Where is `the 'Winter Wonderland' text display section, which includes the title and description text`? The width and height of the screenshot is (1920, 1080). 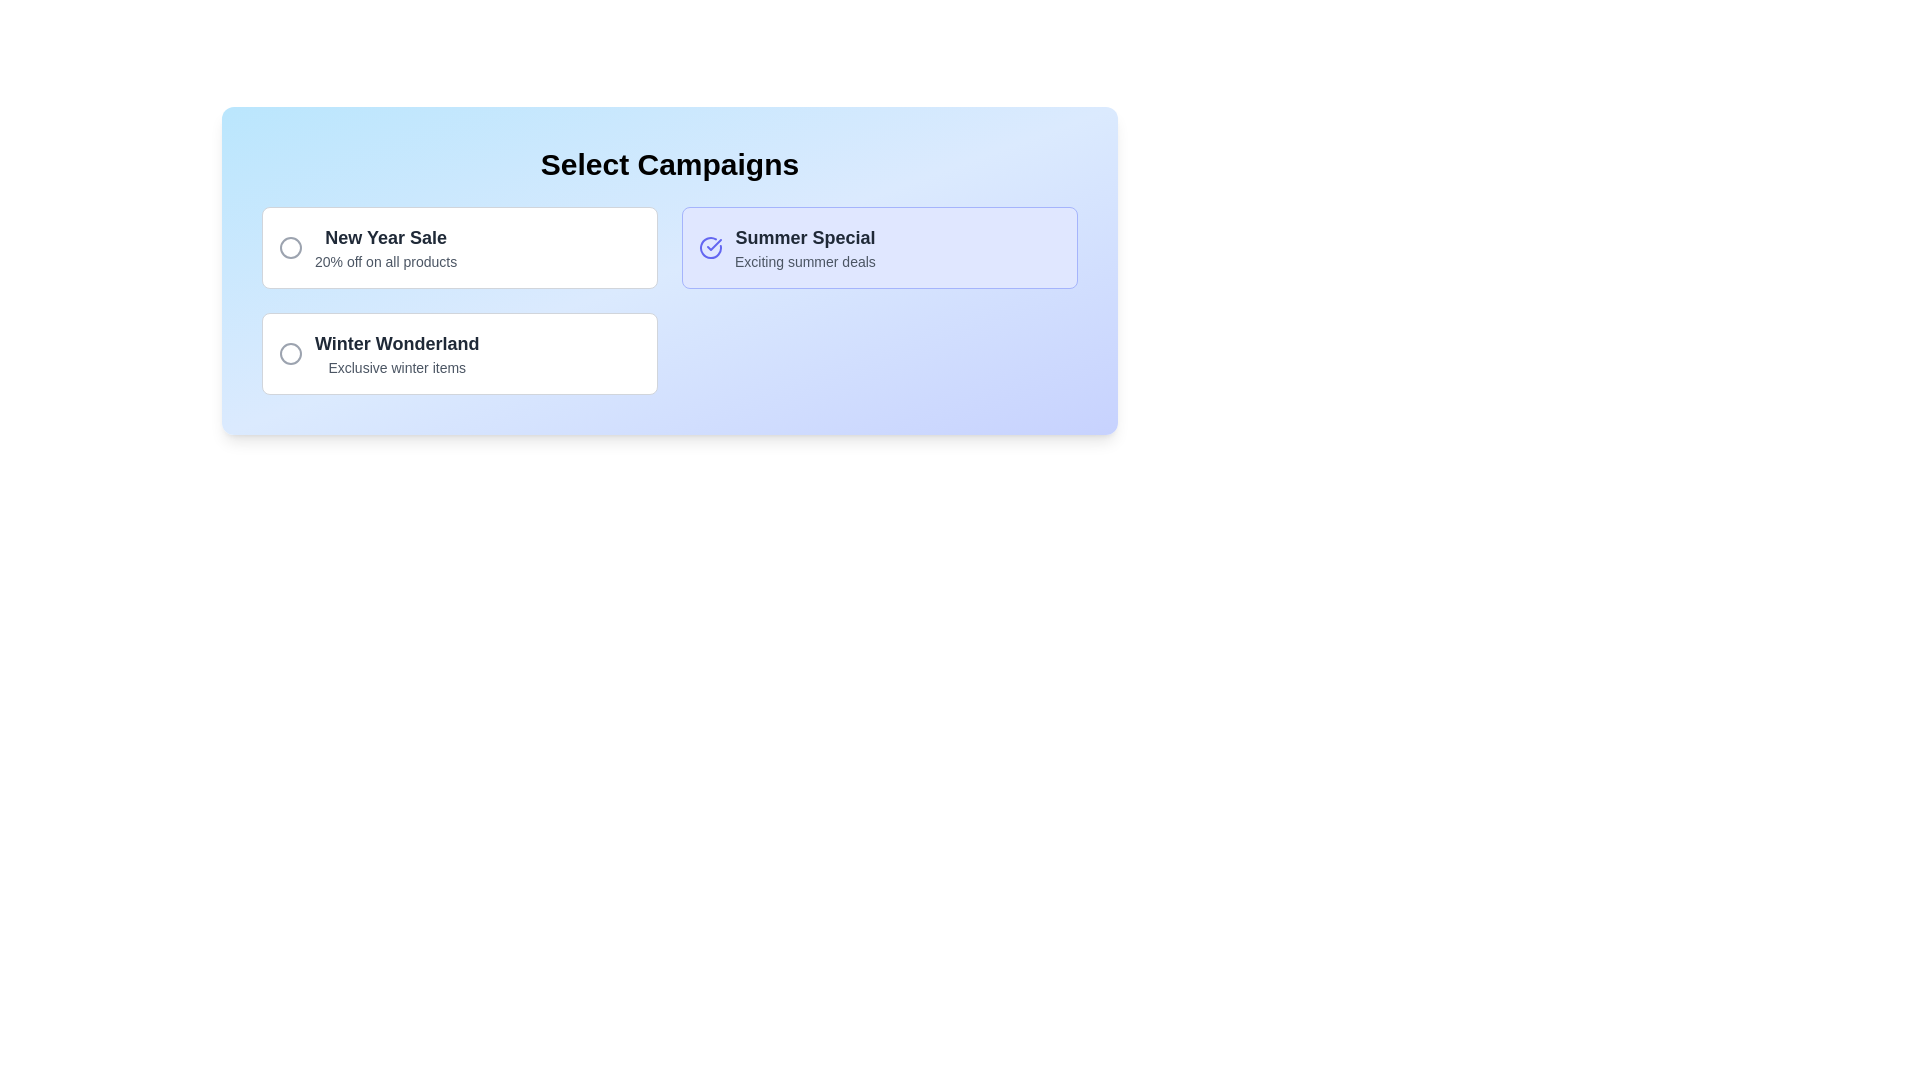 the 'Winter Wonderland' text display section, which includes the title and description text is located at coordinates (397, 353).